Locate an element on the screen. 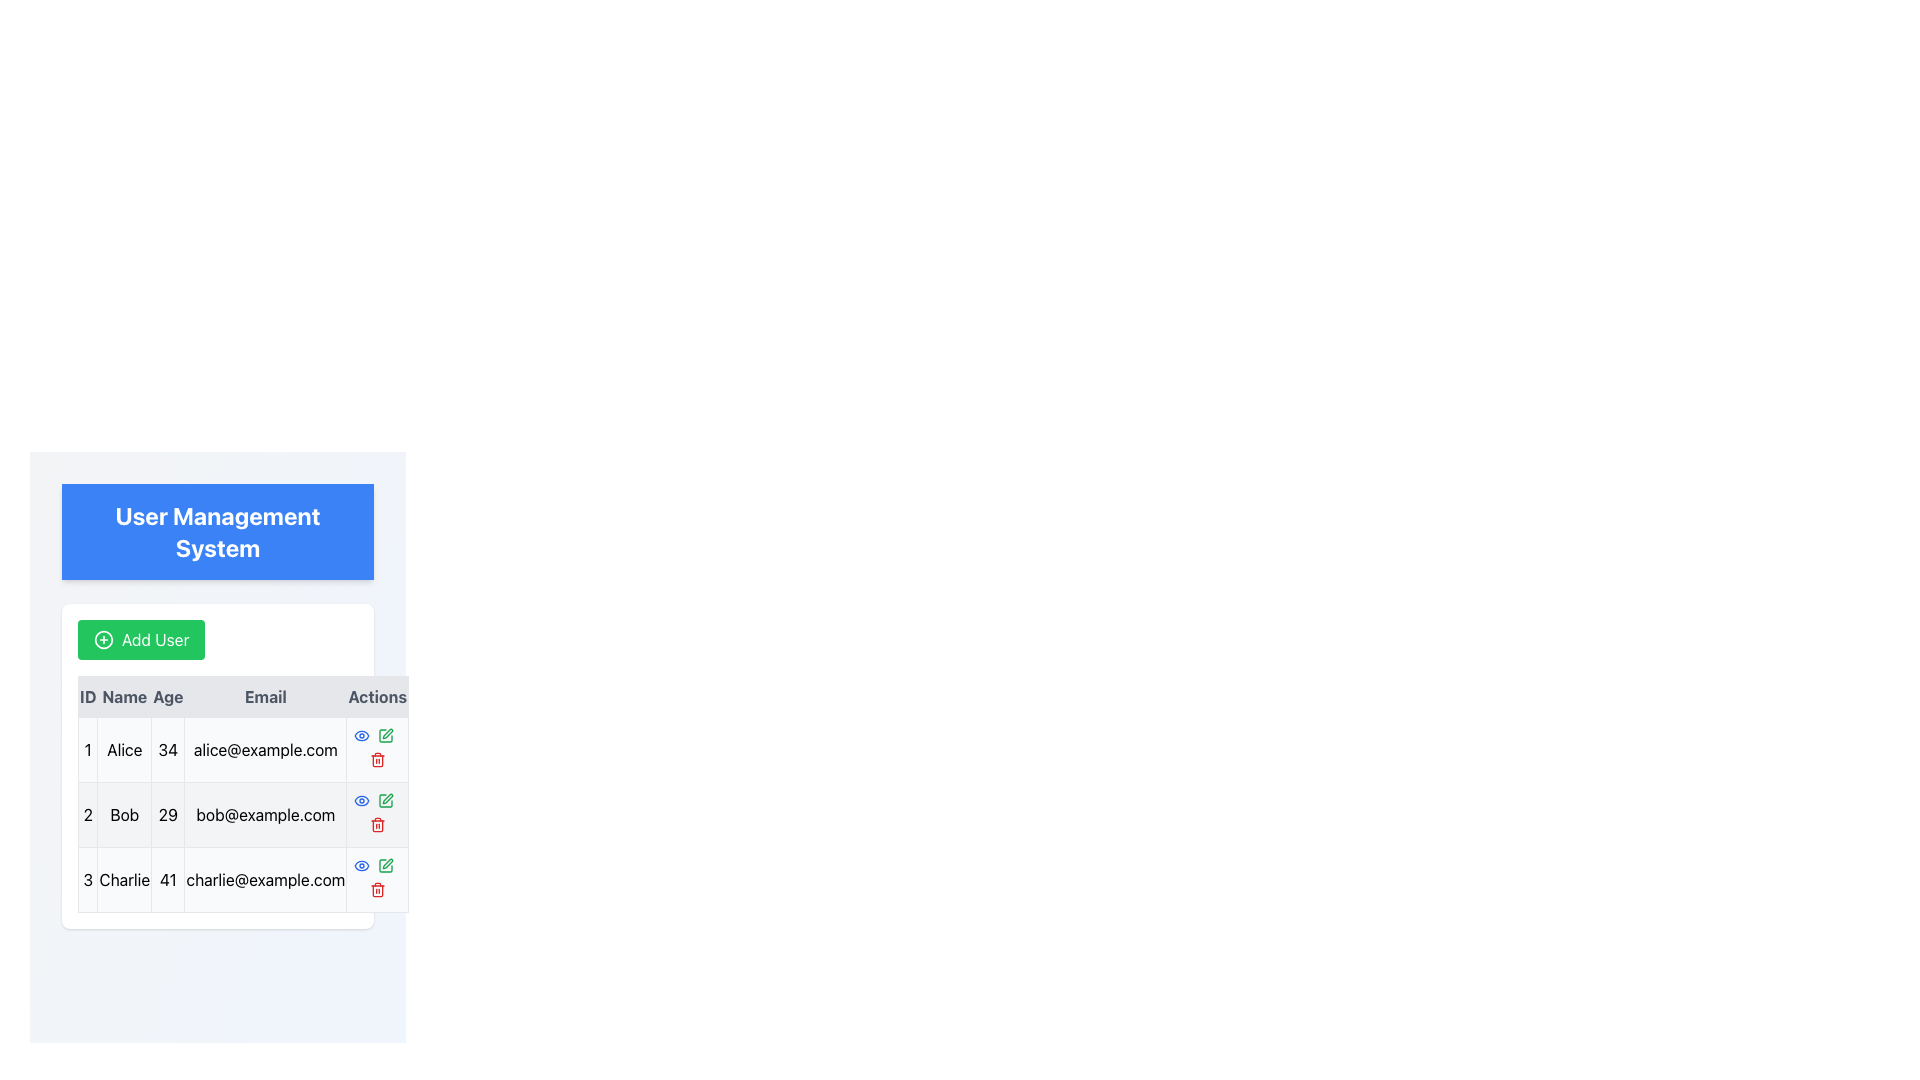 Image resolution: width=1920 pixels, height=1080 pixels. the text label displaying 'Alice' in the 'Name' column of the user details table within the User Management System is located at coordinates (123, 749).